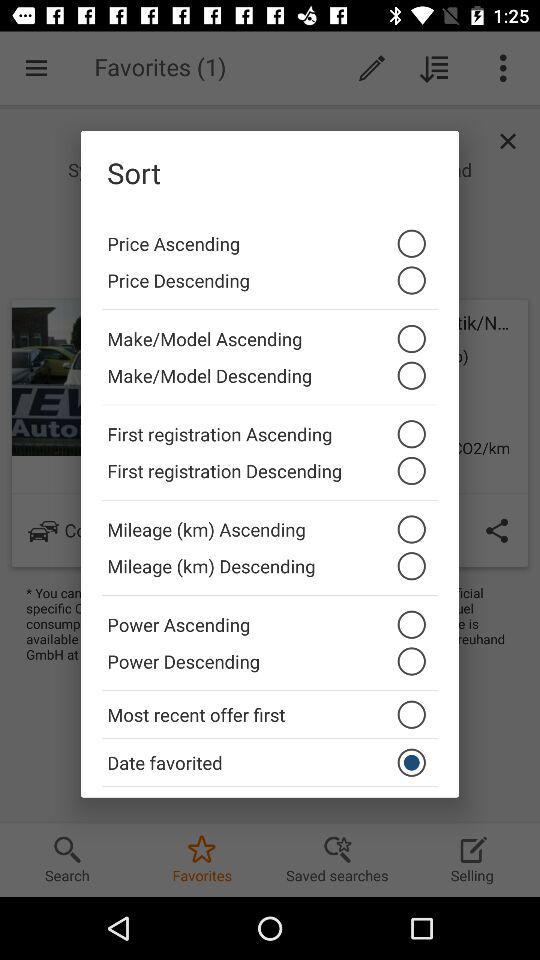 The height and width of the screenshot is (960, 540). What do you see at coordinates (270, 761) in the screenshot?
I see `the date favorited` at bounding box center [270, 761].